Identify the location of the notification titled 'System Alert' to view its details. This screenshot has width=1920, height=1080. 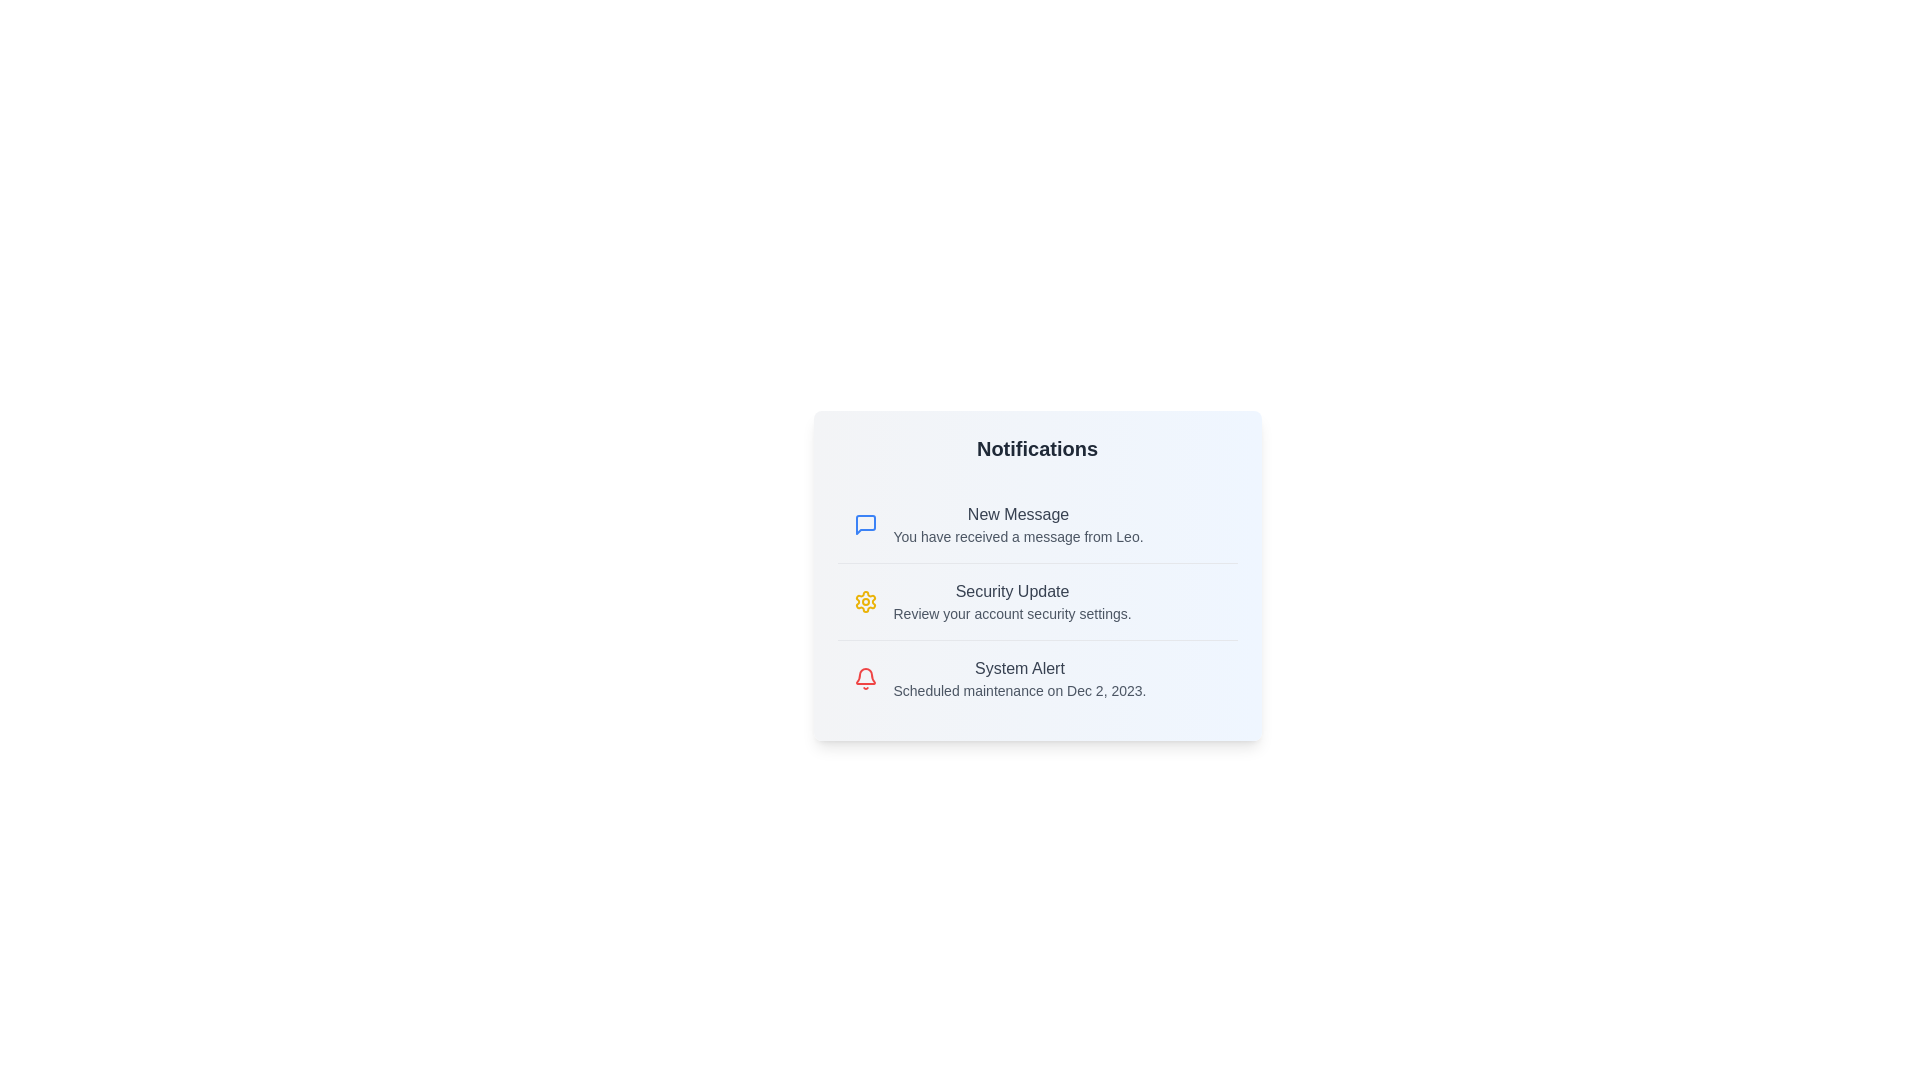
(1037, 677).